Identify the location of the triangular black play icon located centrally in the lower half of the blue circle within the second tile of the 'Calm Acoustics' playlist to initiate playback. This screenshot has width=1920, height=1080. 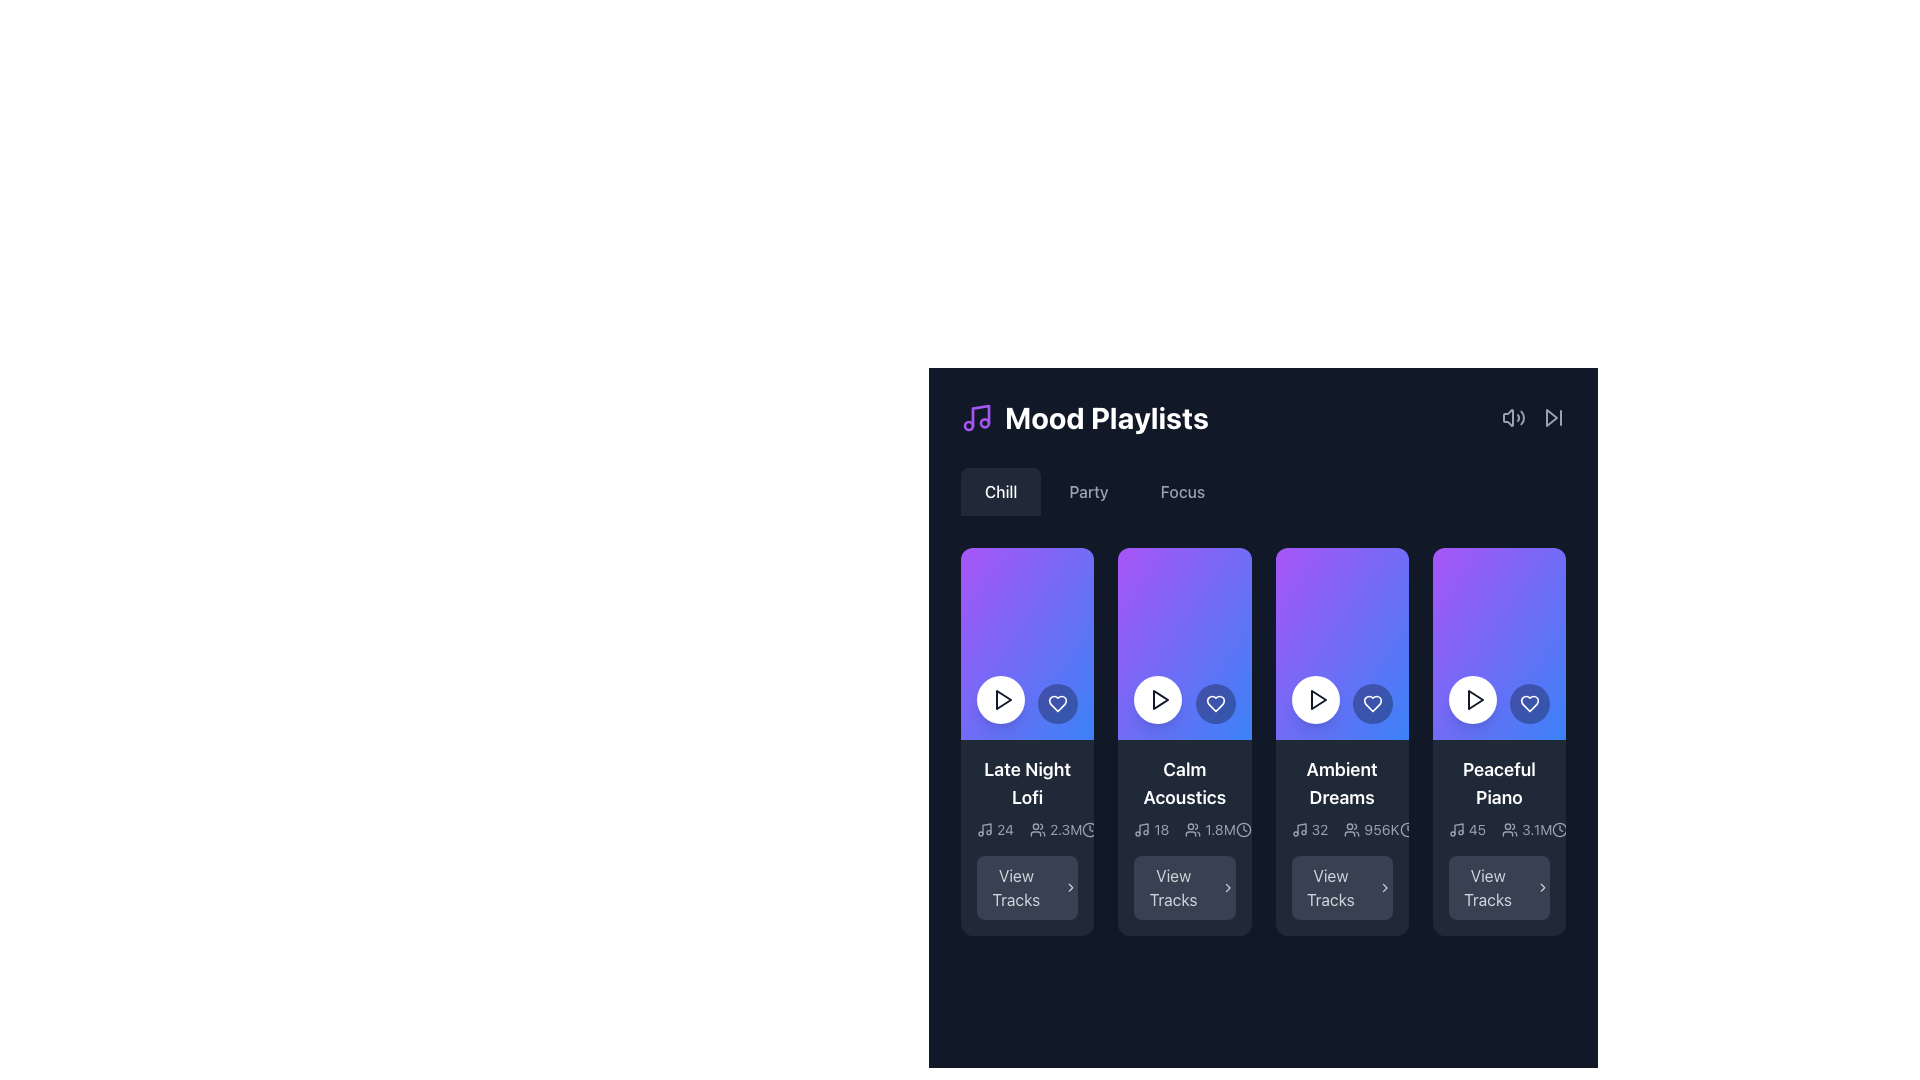
(1161, 698).